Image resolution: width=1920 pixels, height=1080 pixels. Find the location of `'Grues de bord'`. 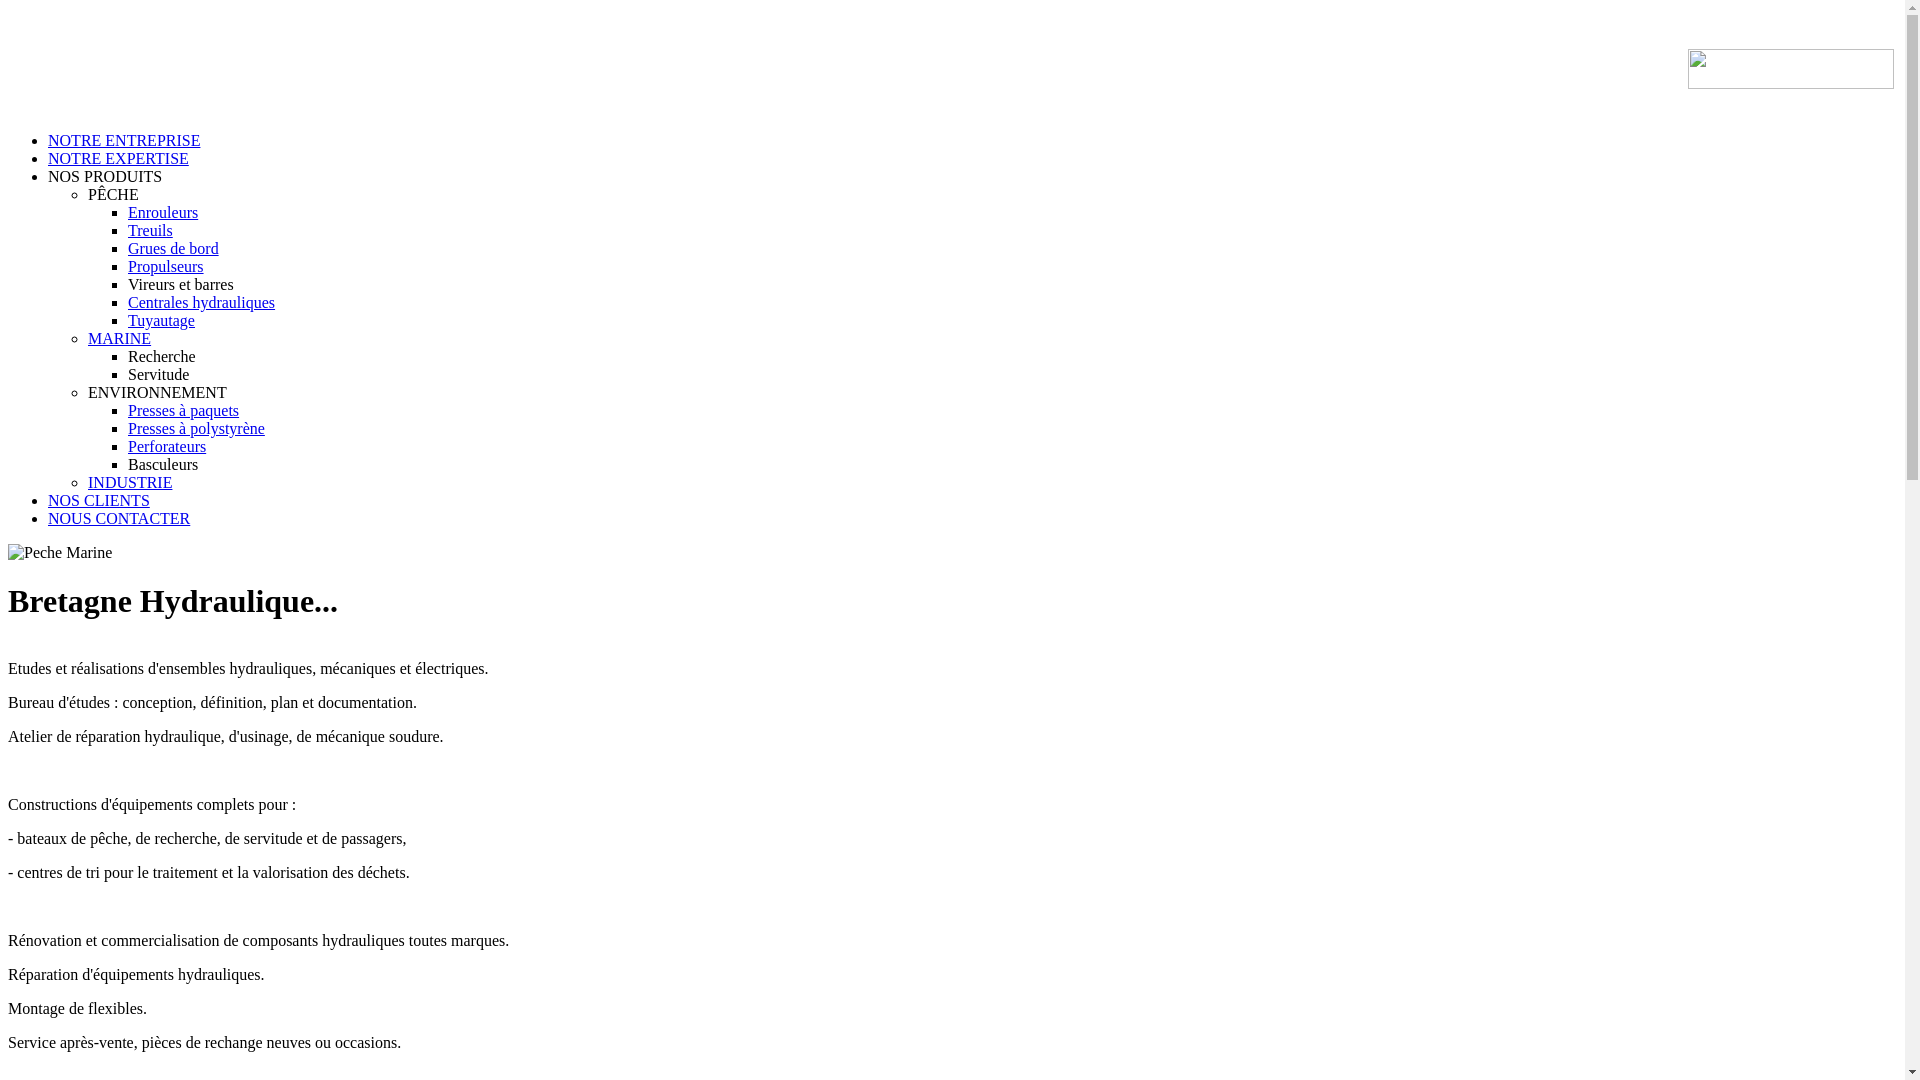

'Grues de bord' is located at coordinates (127, 247).